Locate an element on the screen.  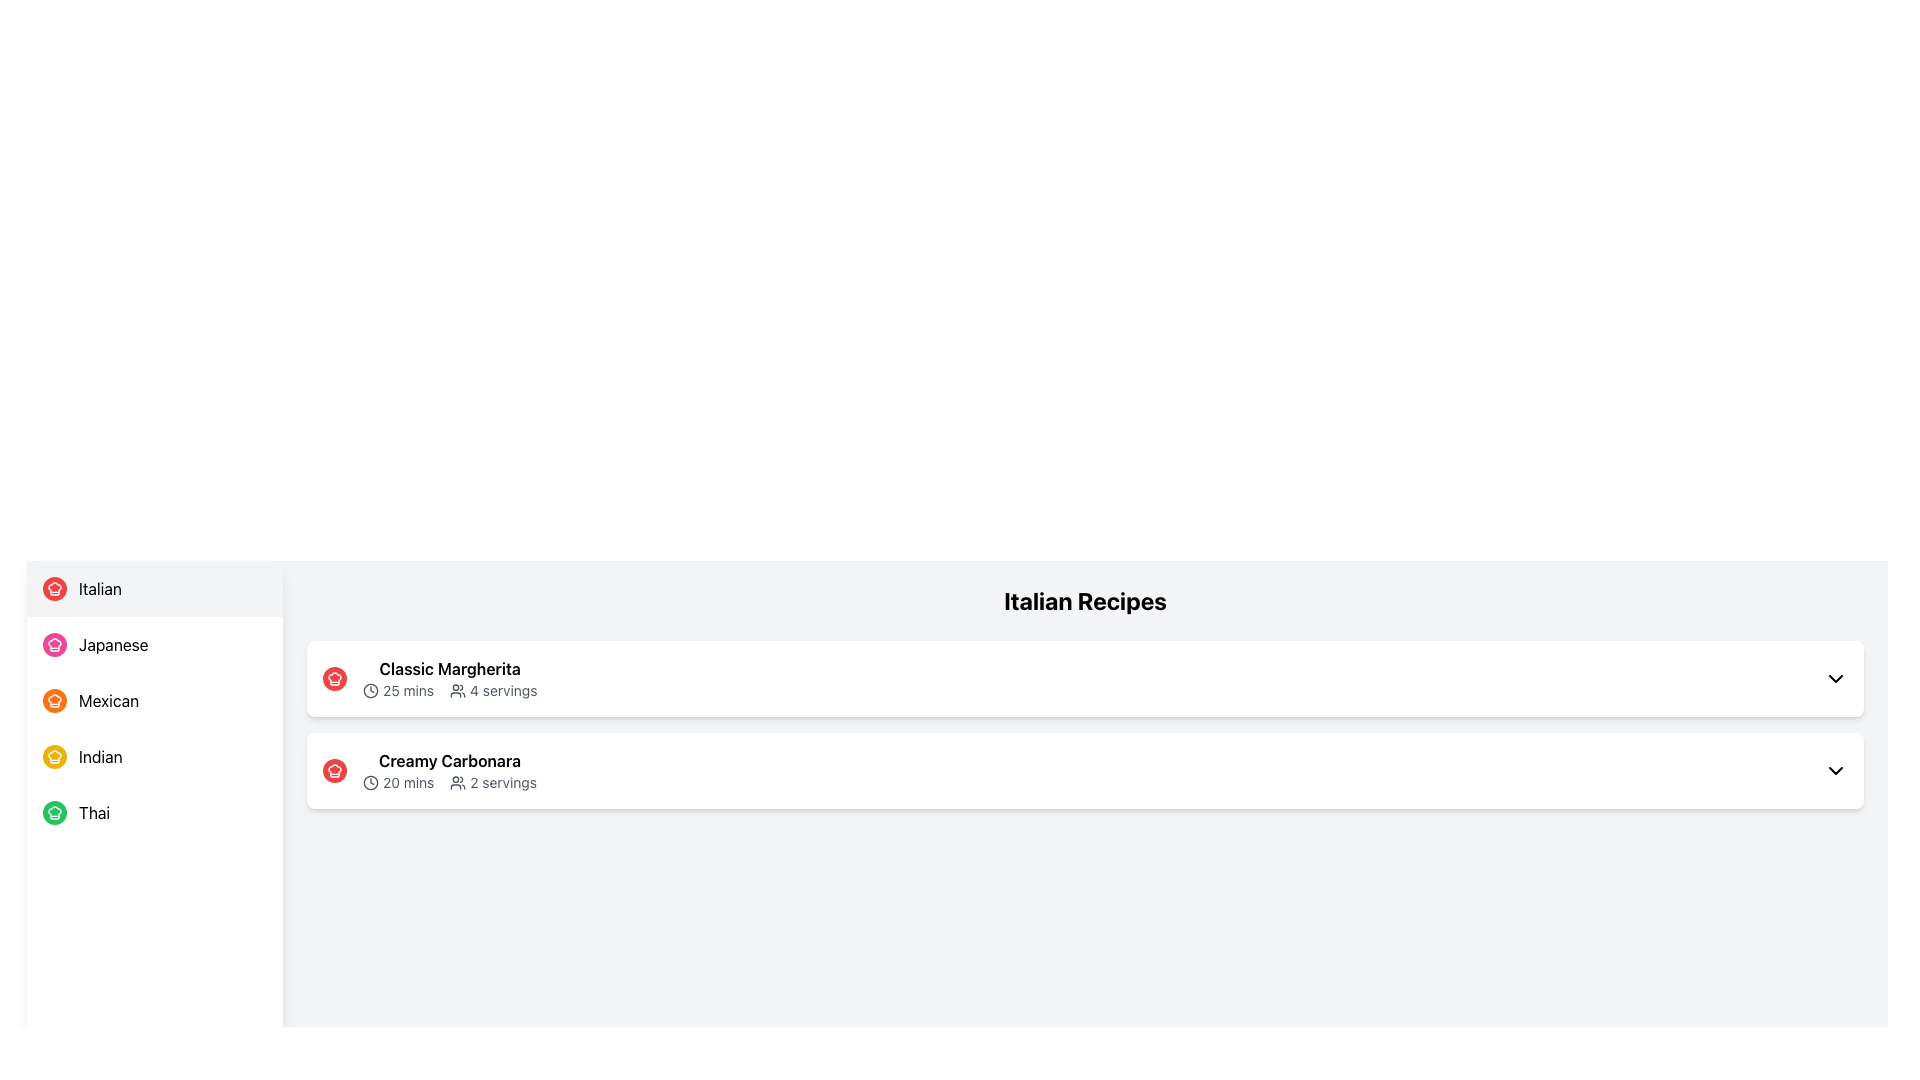
the text label containing the word 'Mexican' is located at coordinates (108, 700).